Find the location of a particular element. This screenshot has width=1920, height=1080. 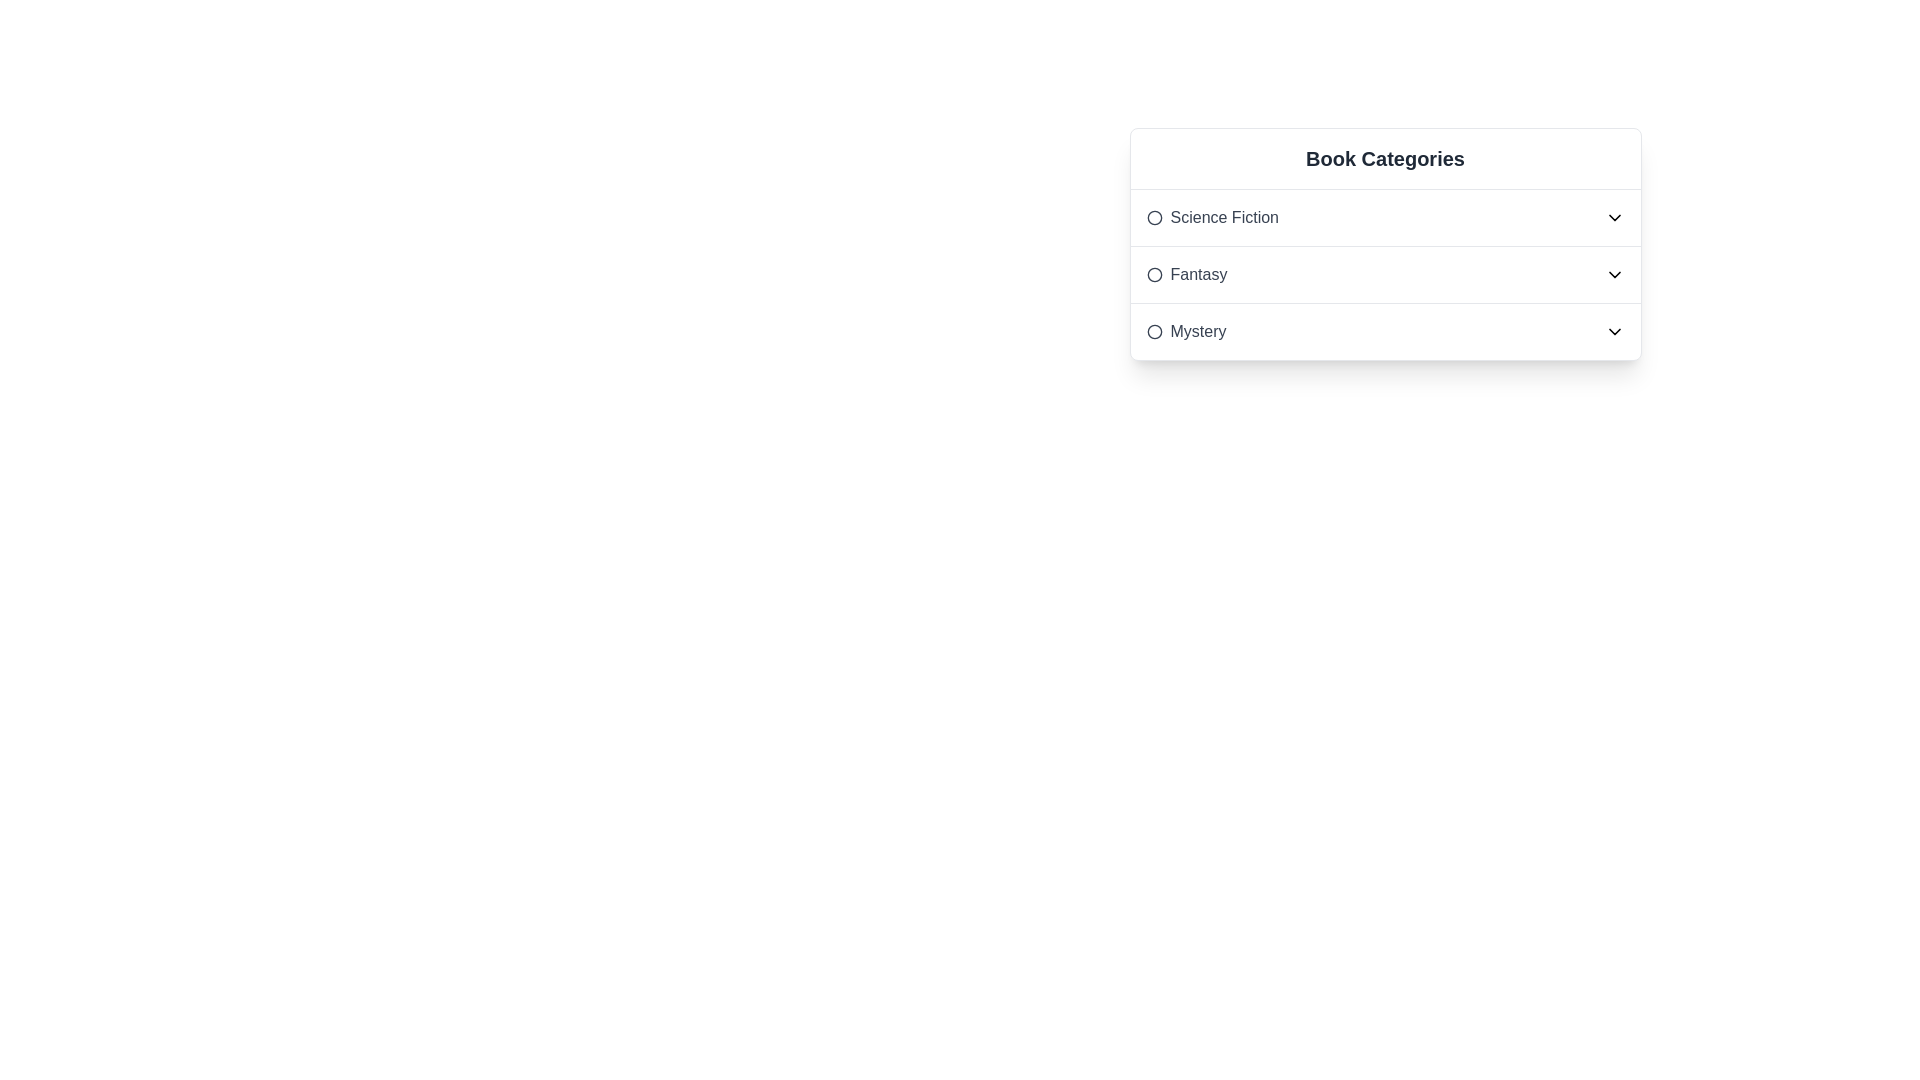

the selection indicator icon located to the left of the 'Science Fiction' label in the 'Book Categories' section is located at coordinates (1154, 218).